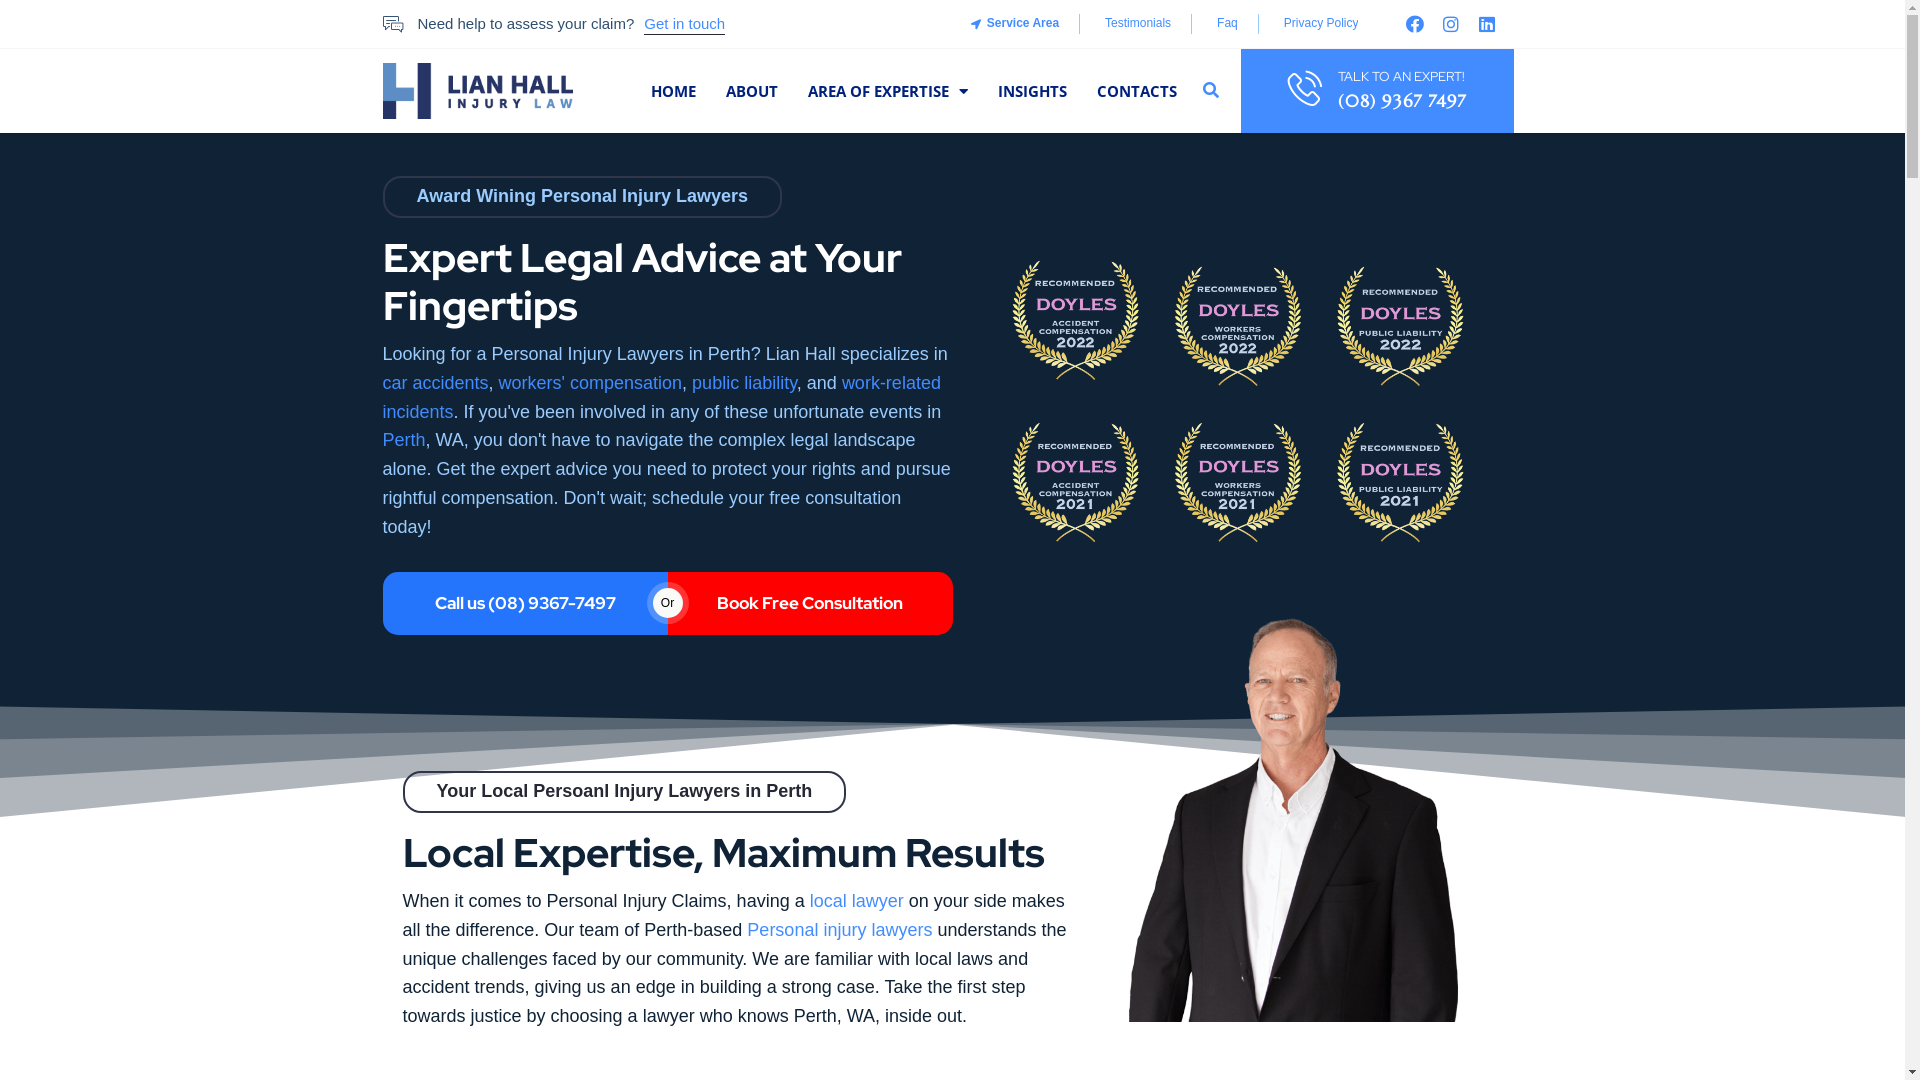 Image resolution: width=1920 pixels, height=1080 pixels. I want to click on 'HOME', so click(673, 91).